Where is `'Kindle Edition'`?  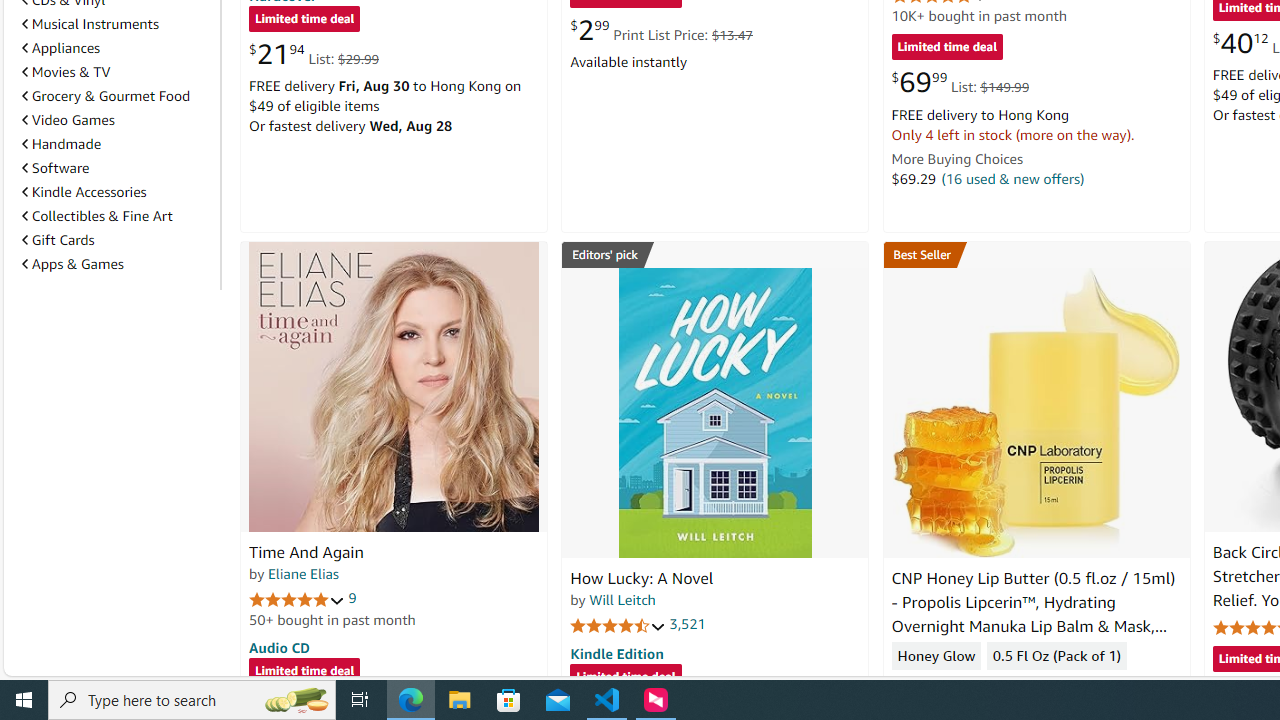 'Kindle Edition' is located at coordinates (615, 653).